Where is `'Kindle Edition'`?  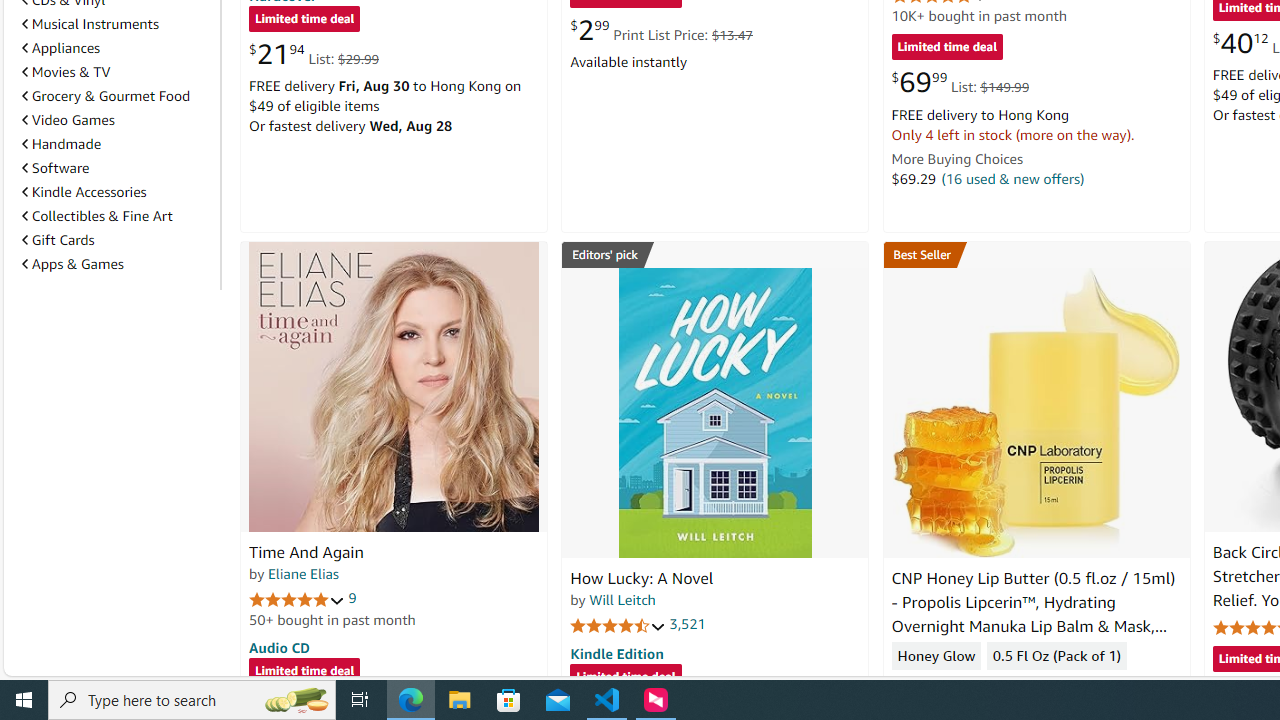 'Kindle Edition' is located at coordinates (615, 653).